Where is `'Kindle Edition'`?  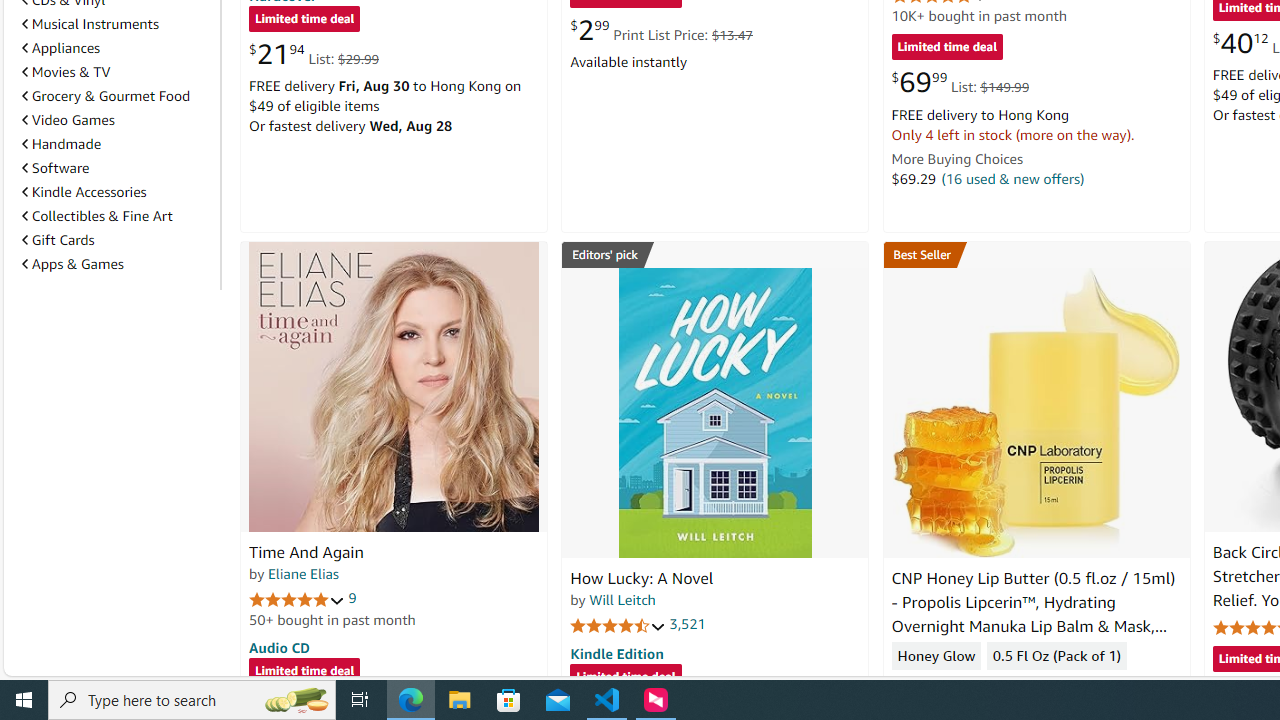 'Kindle Edition' is located at coordinates (615, 653).